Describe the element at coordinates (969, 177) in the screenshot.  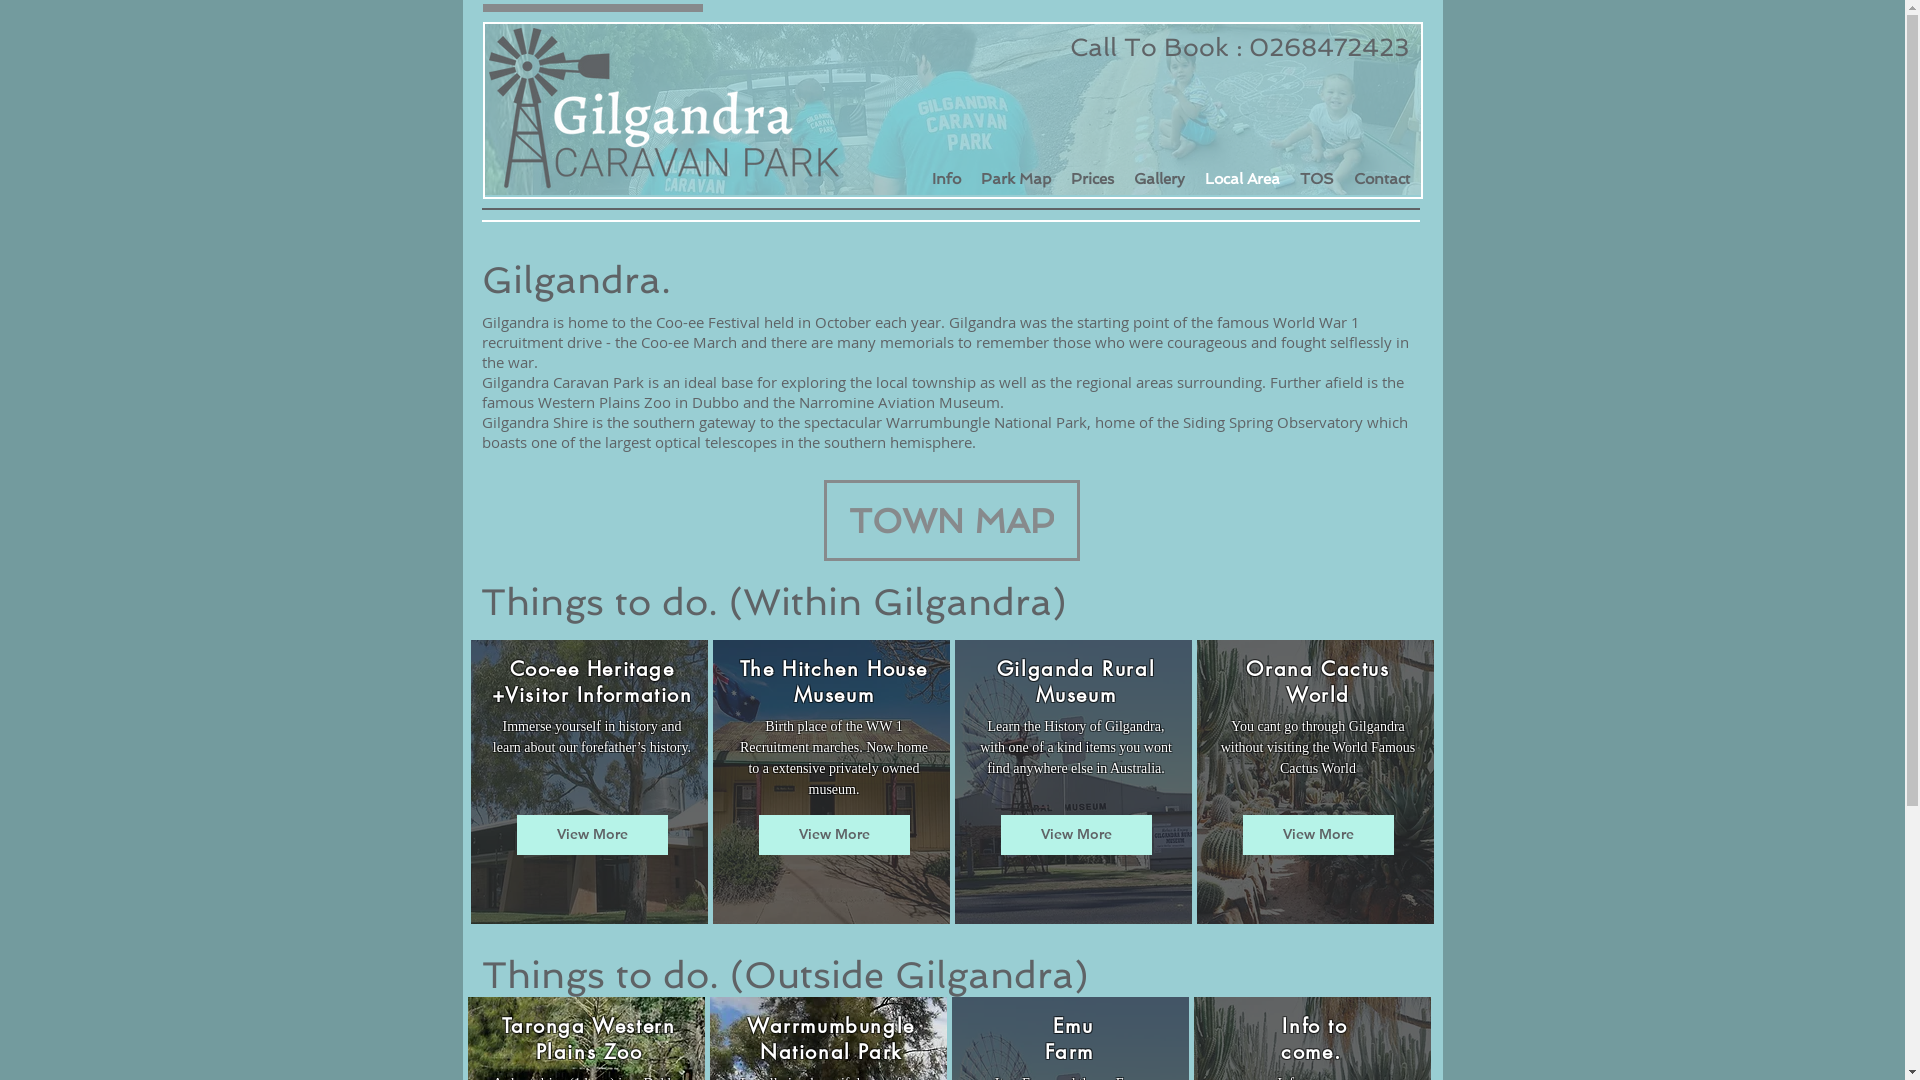
I see `'Park Map'` at that location.